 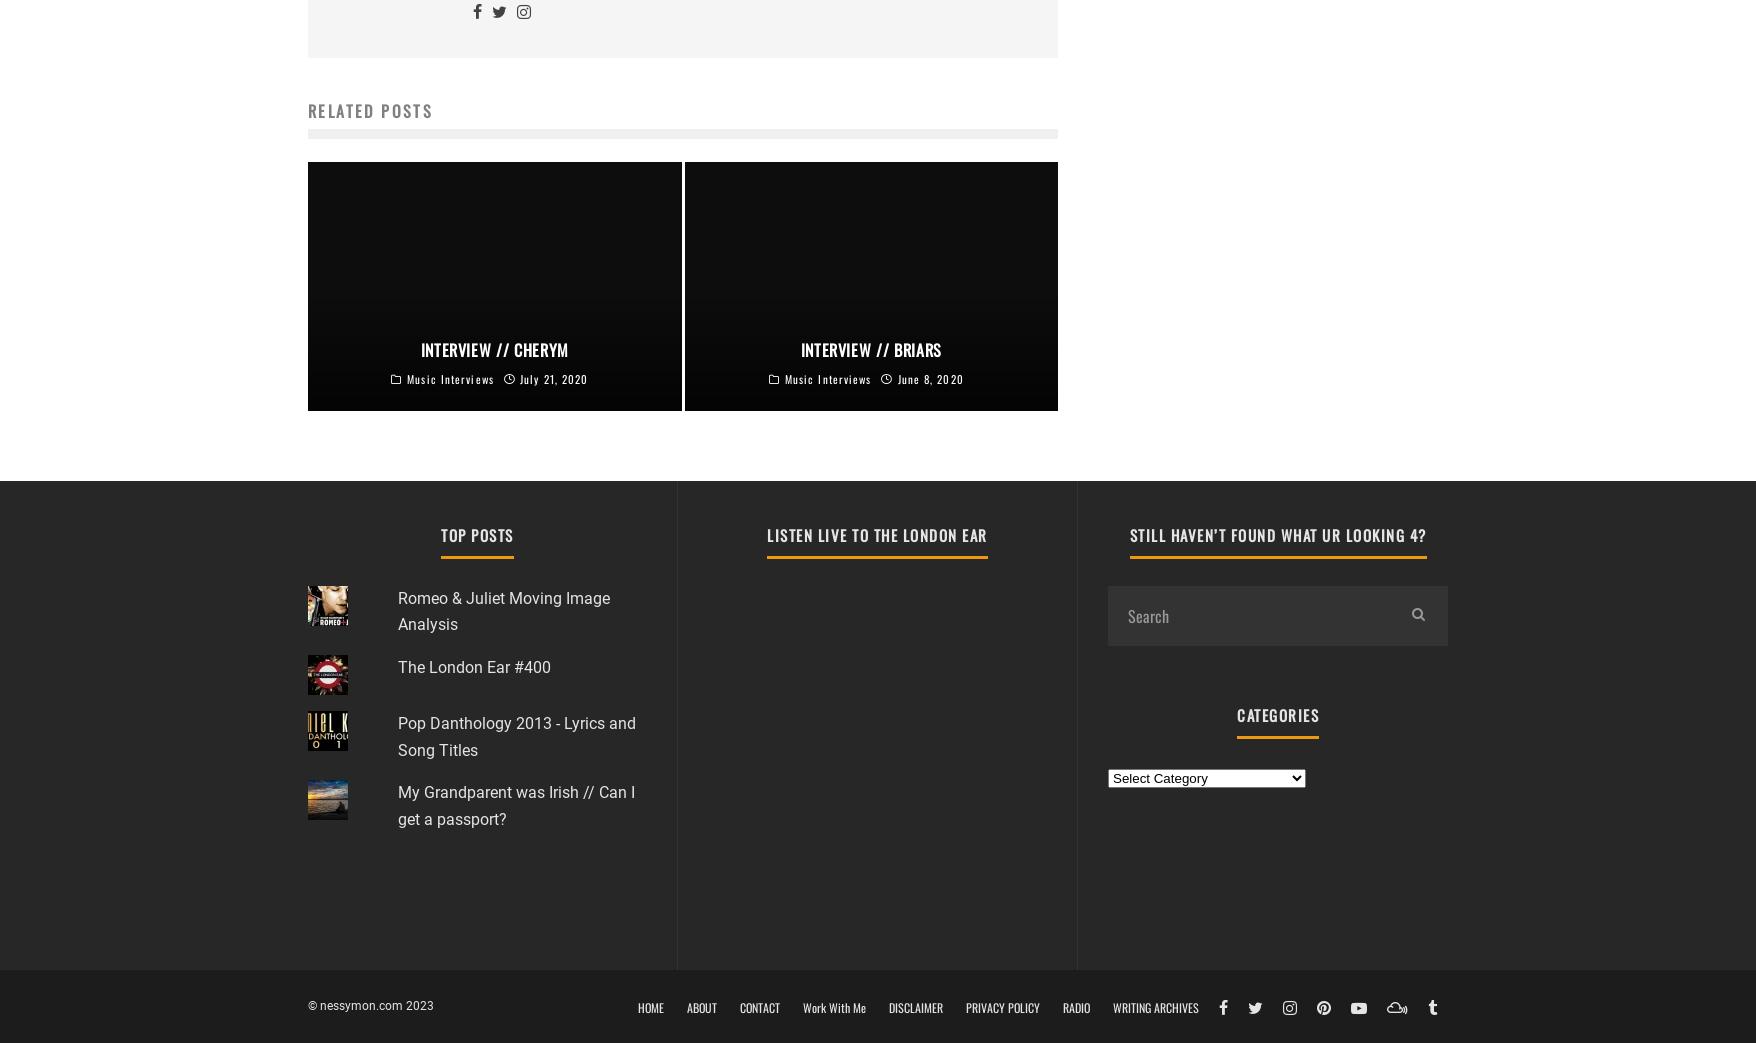 I want to click on 'Romeo & Juliet Moving Image Analysis', so click(x=503, y=609).